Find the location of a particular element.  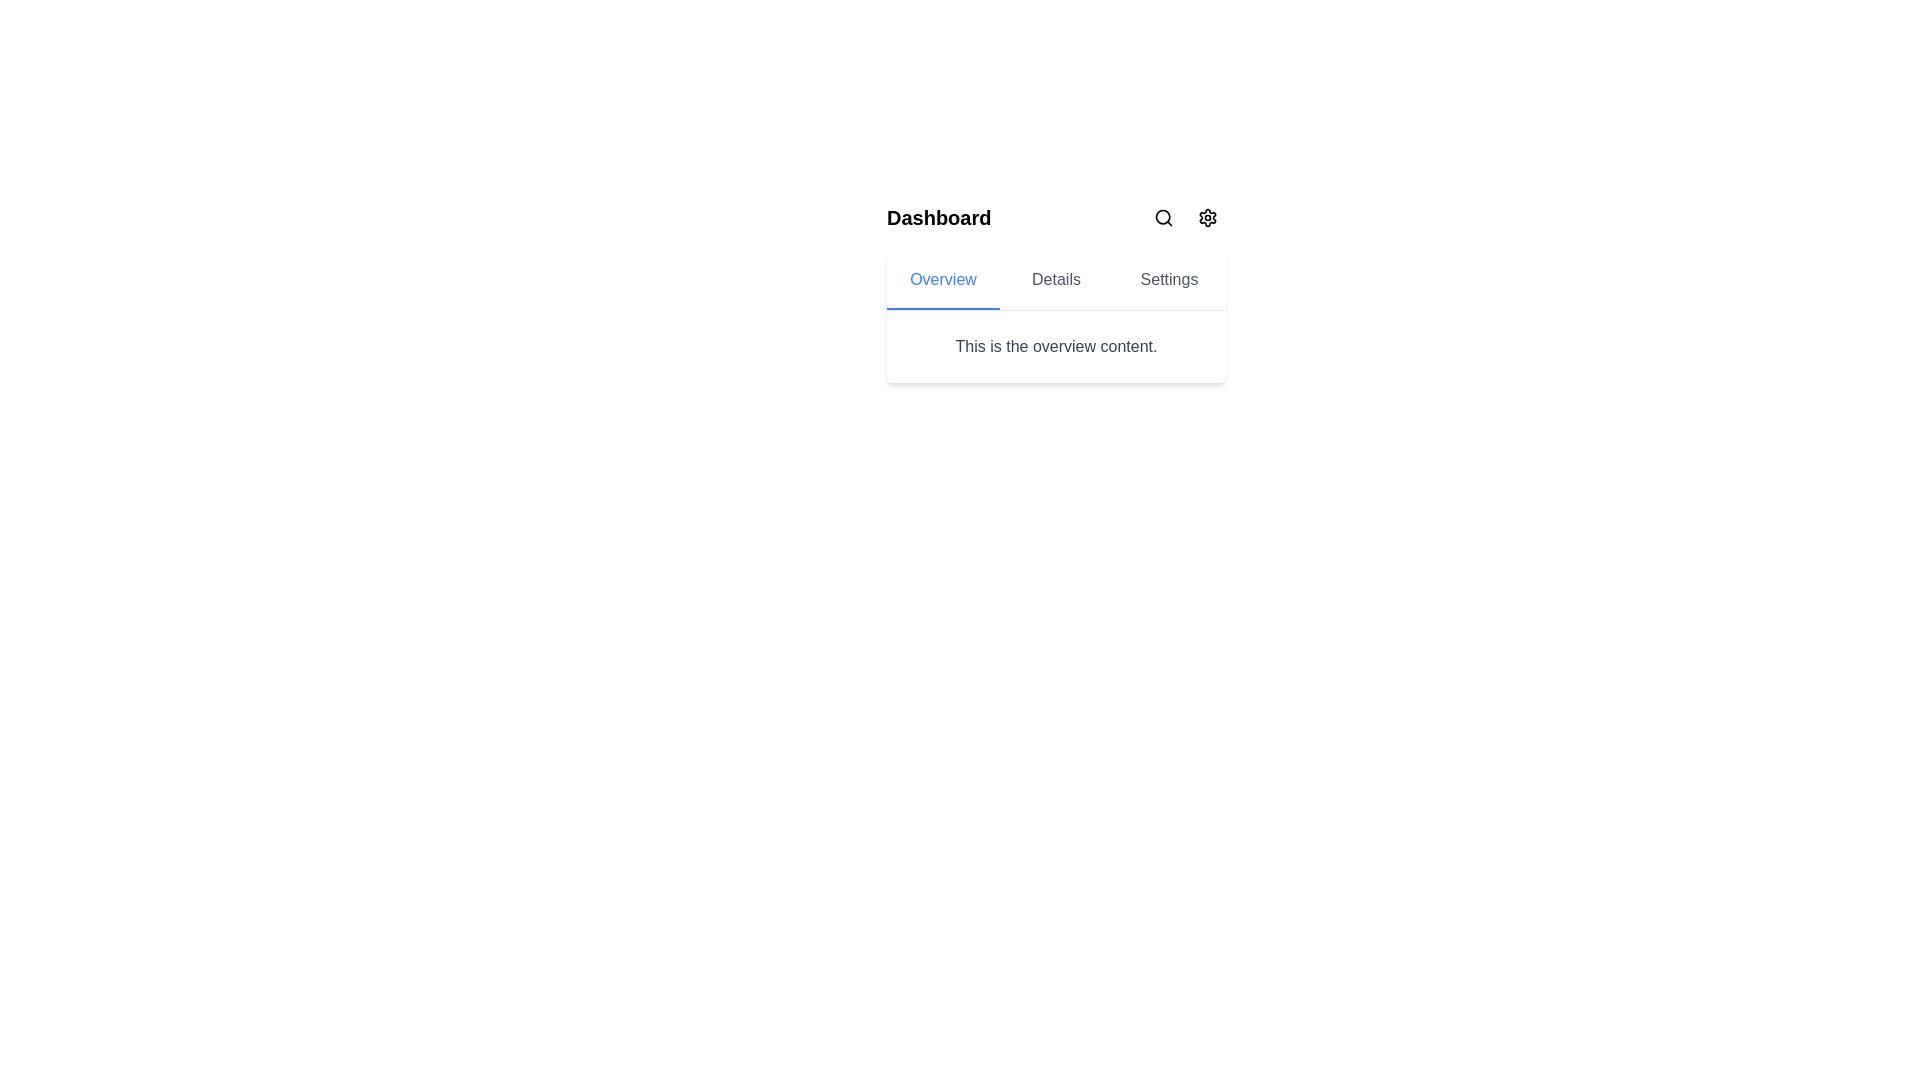

the settings button is located at coordinates (1207, 218).